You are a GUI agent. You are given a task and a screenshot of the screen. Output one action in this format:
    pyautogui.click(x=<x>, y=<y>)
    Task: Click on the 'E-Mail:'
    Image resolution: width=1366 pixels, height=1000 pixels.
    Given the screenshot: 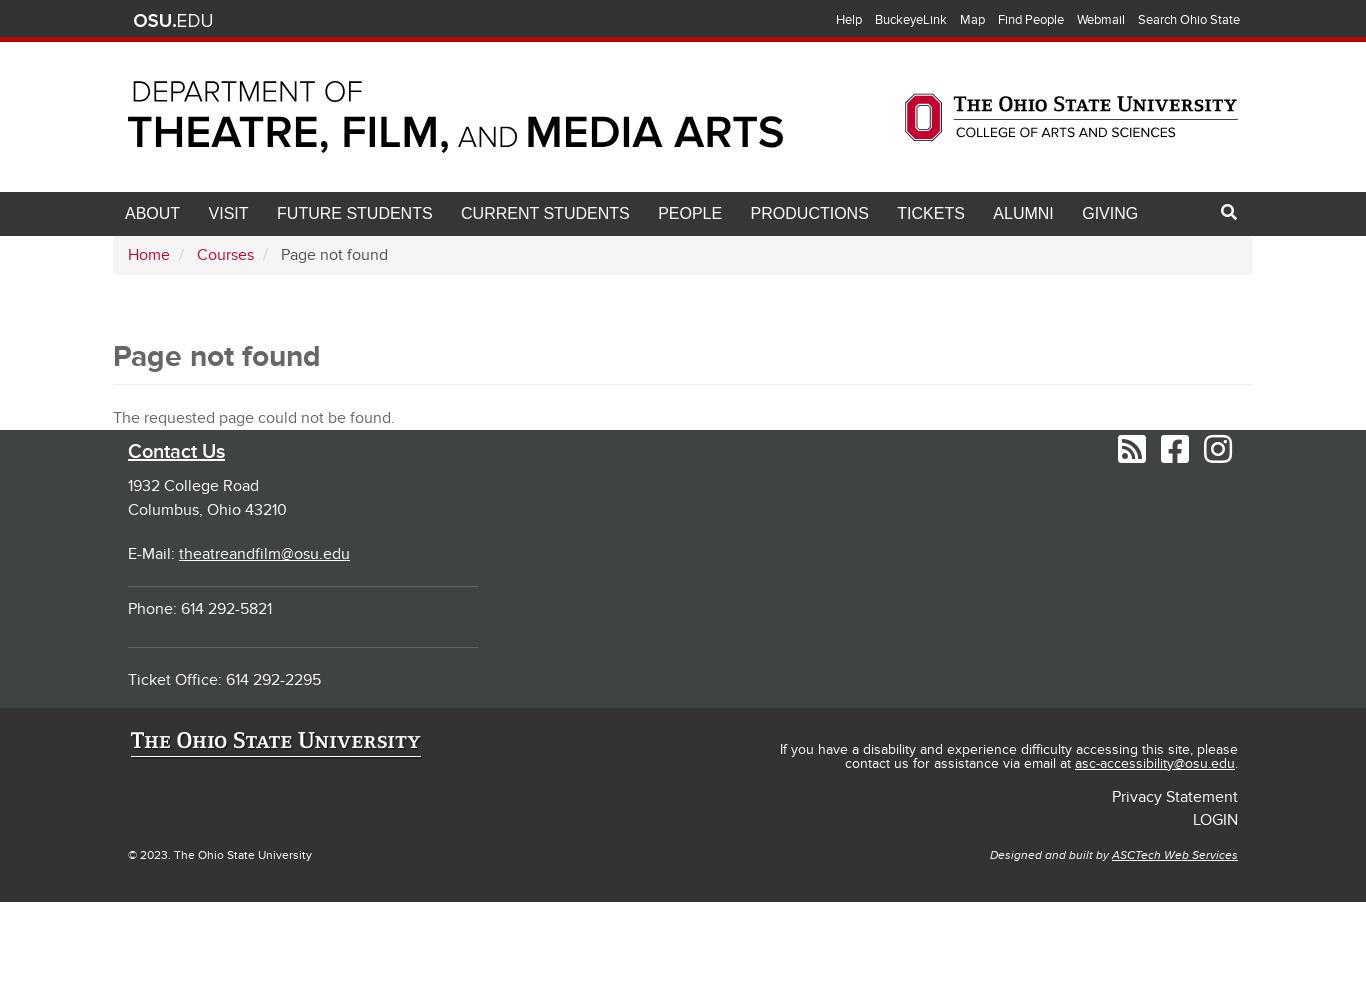 What is the action you would take?
    pyautogui.click(x=152, y=553)
    